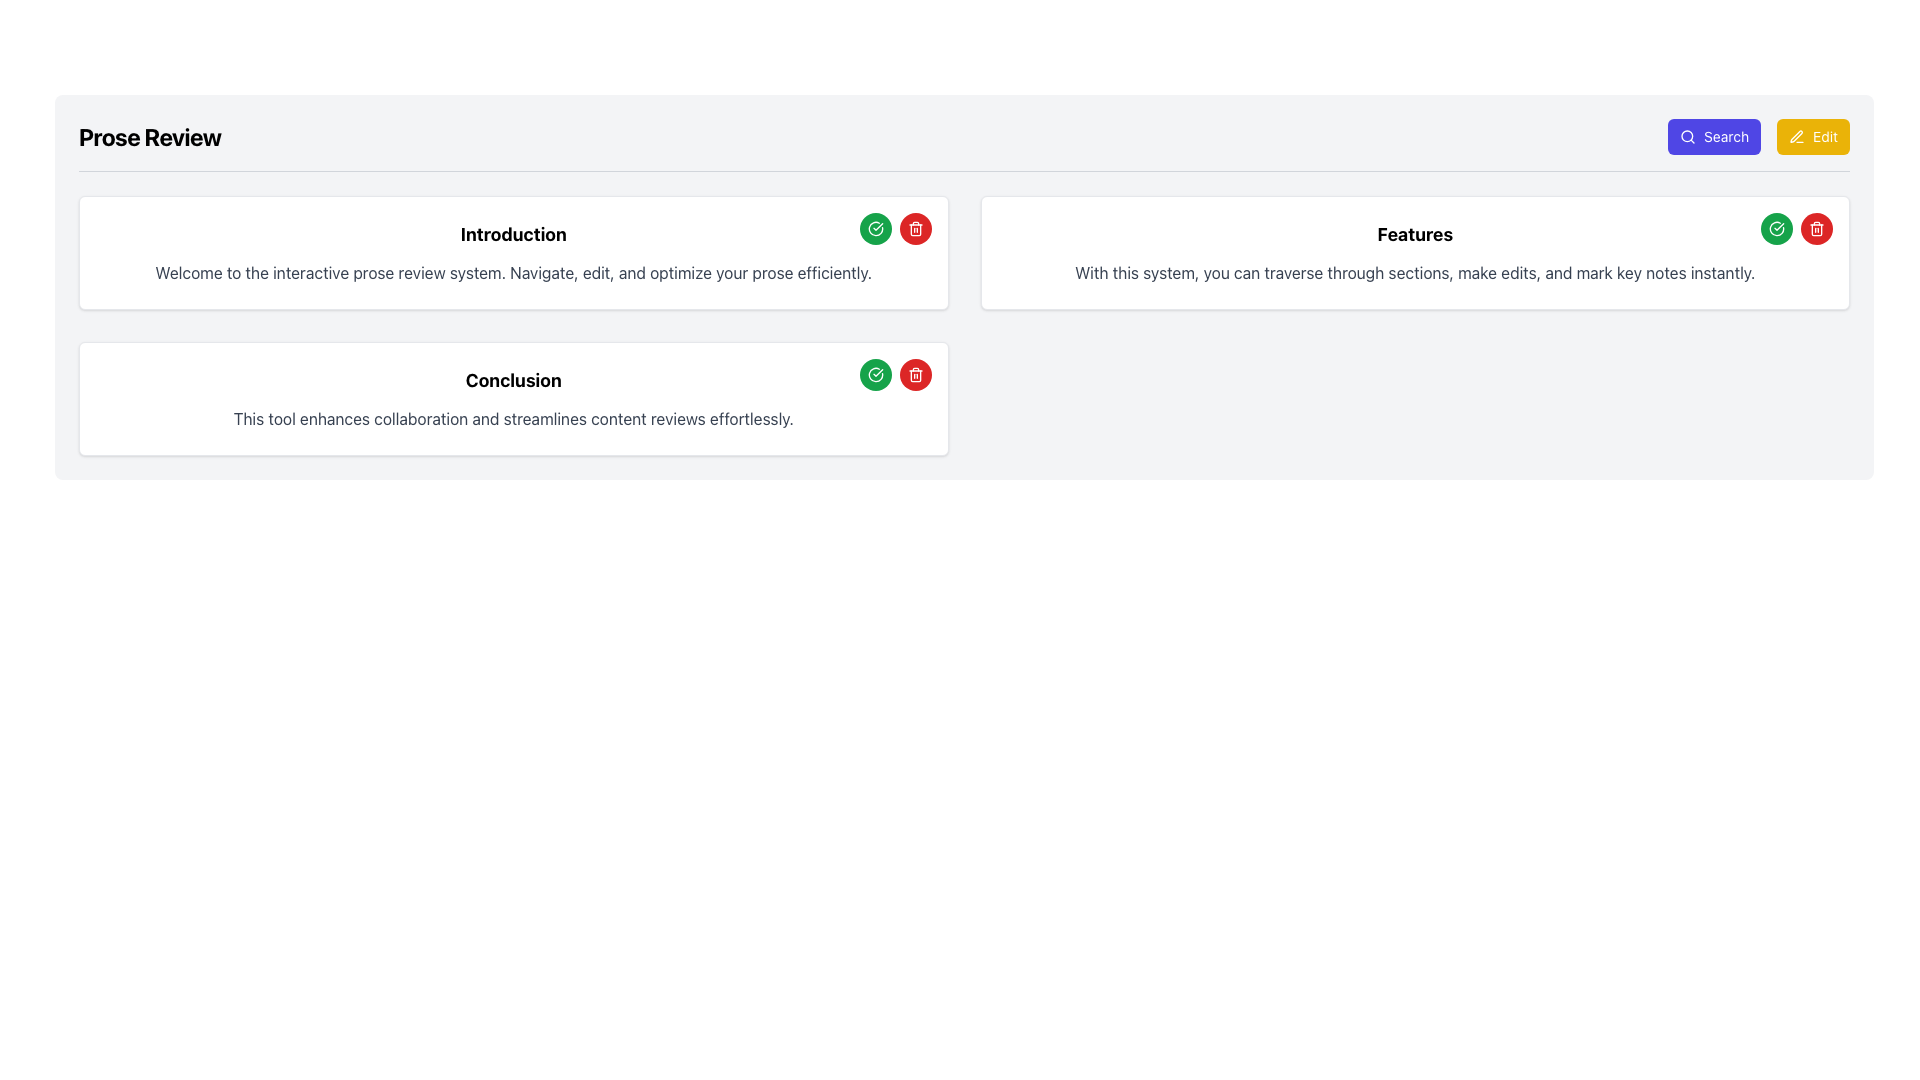  I want to click on the trash bin icon button, which is styled with red color and located at the top right corner of the 'Features' section, so click(1817, 227).